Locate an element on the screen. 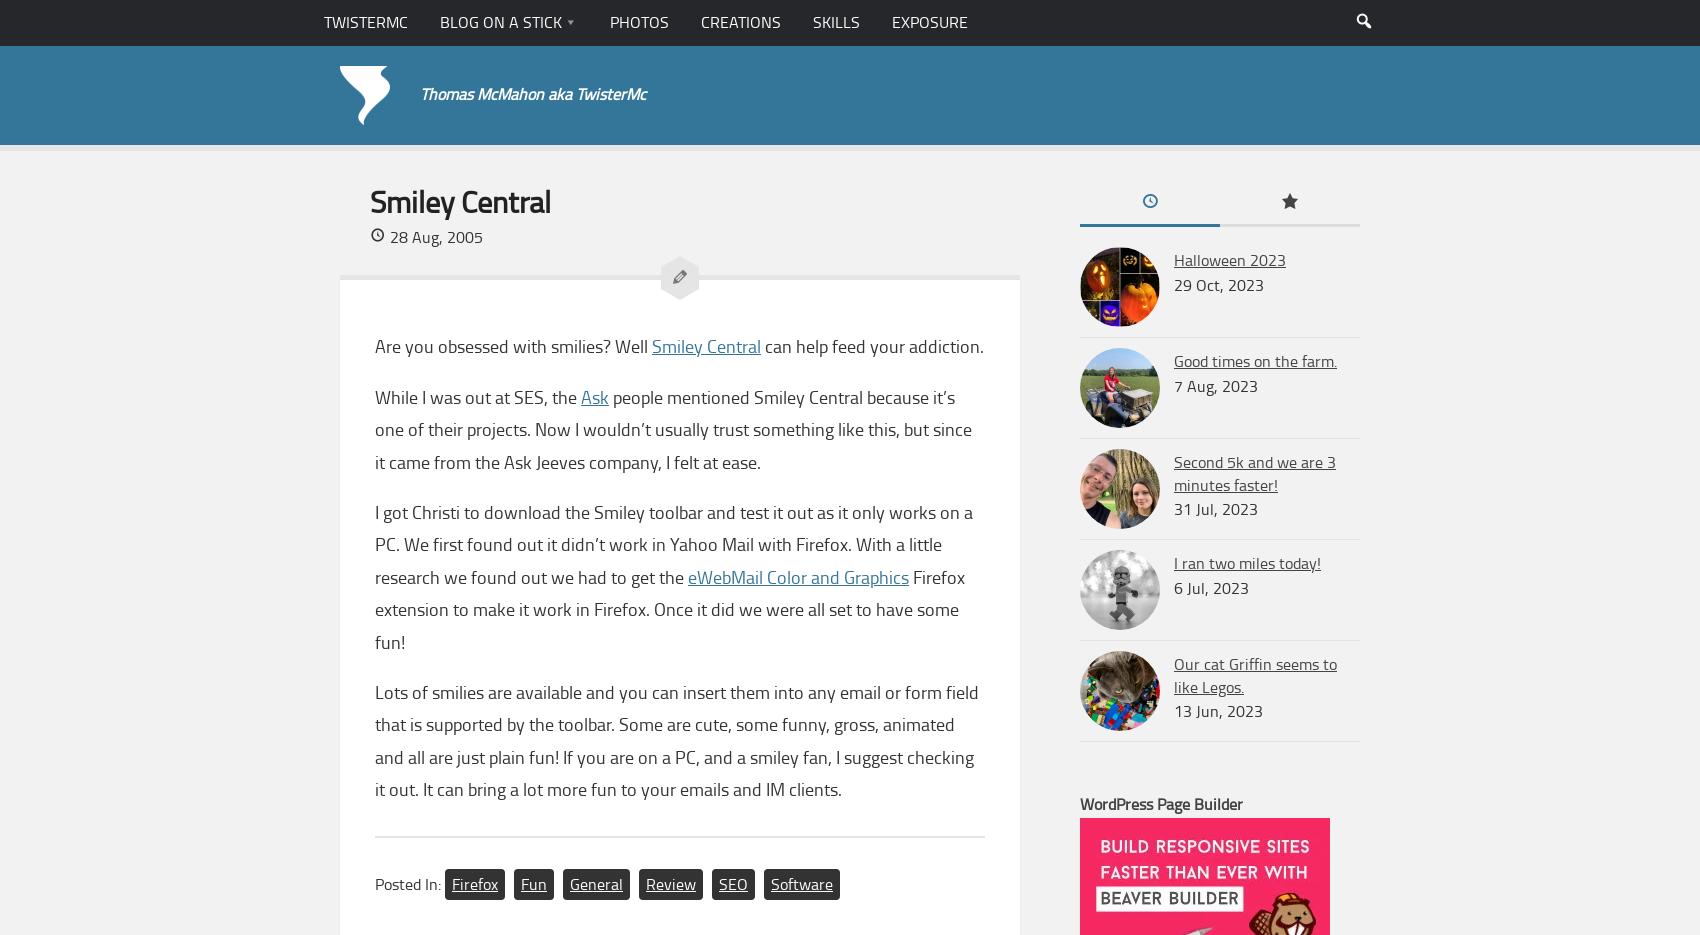 The height and width of the screenshot is (935, 1700). 'Lots of smilies are available and you can insert them into any email or form field that is supported by the toolbar. Some are cute, some funny, gross, animated and all are just plain fun! If you are on a PC, and a smiley fan, I suggest checking it out. It can bring a lot more fun to your emails and IM clients.' is located at coordinates (676, 739).